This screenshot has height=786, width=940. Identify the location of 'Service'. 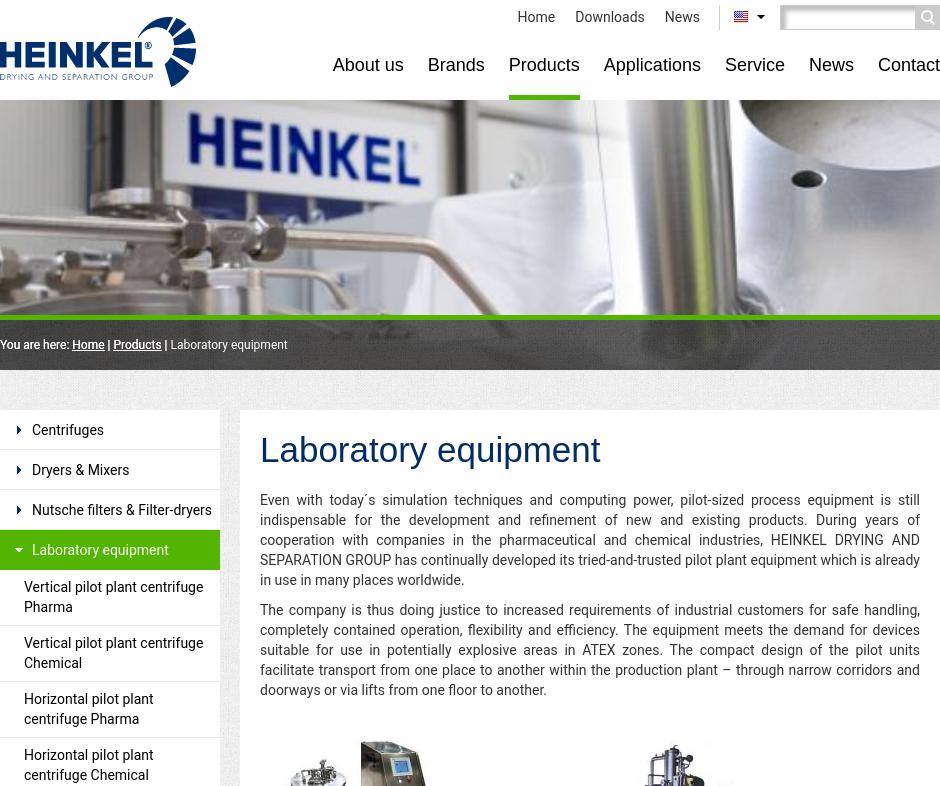
(752, 64).